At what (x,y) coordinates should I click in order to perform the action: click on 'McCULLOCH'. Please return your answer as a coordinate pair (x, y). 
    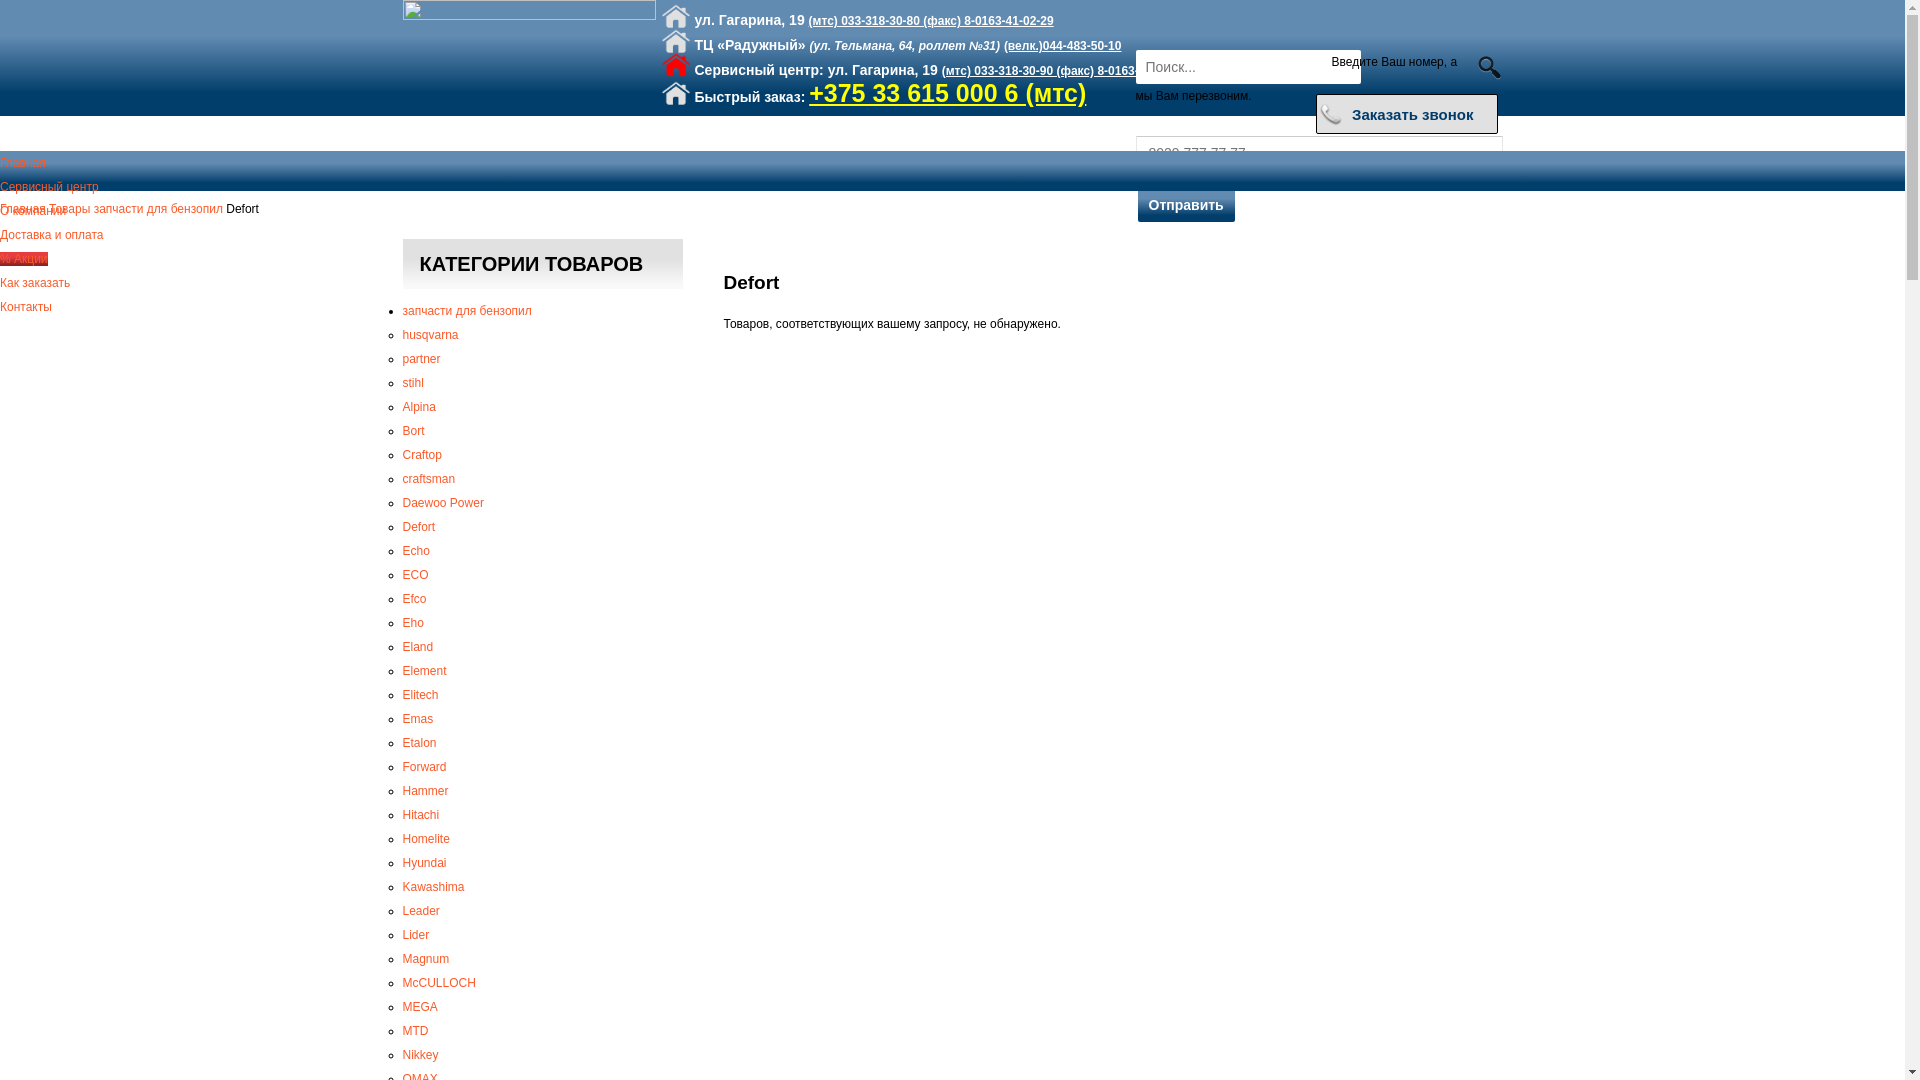
    Looking at the image, I should click on (437, 982).